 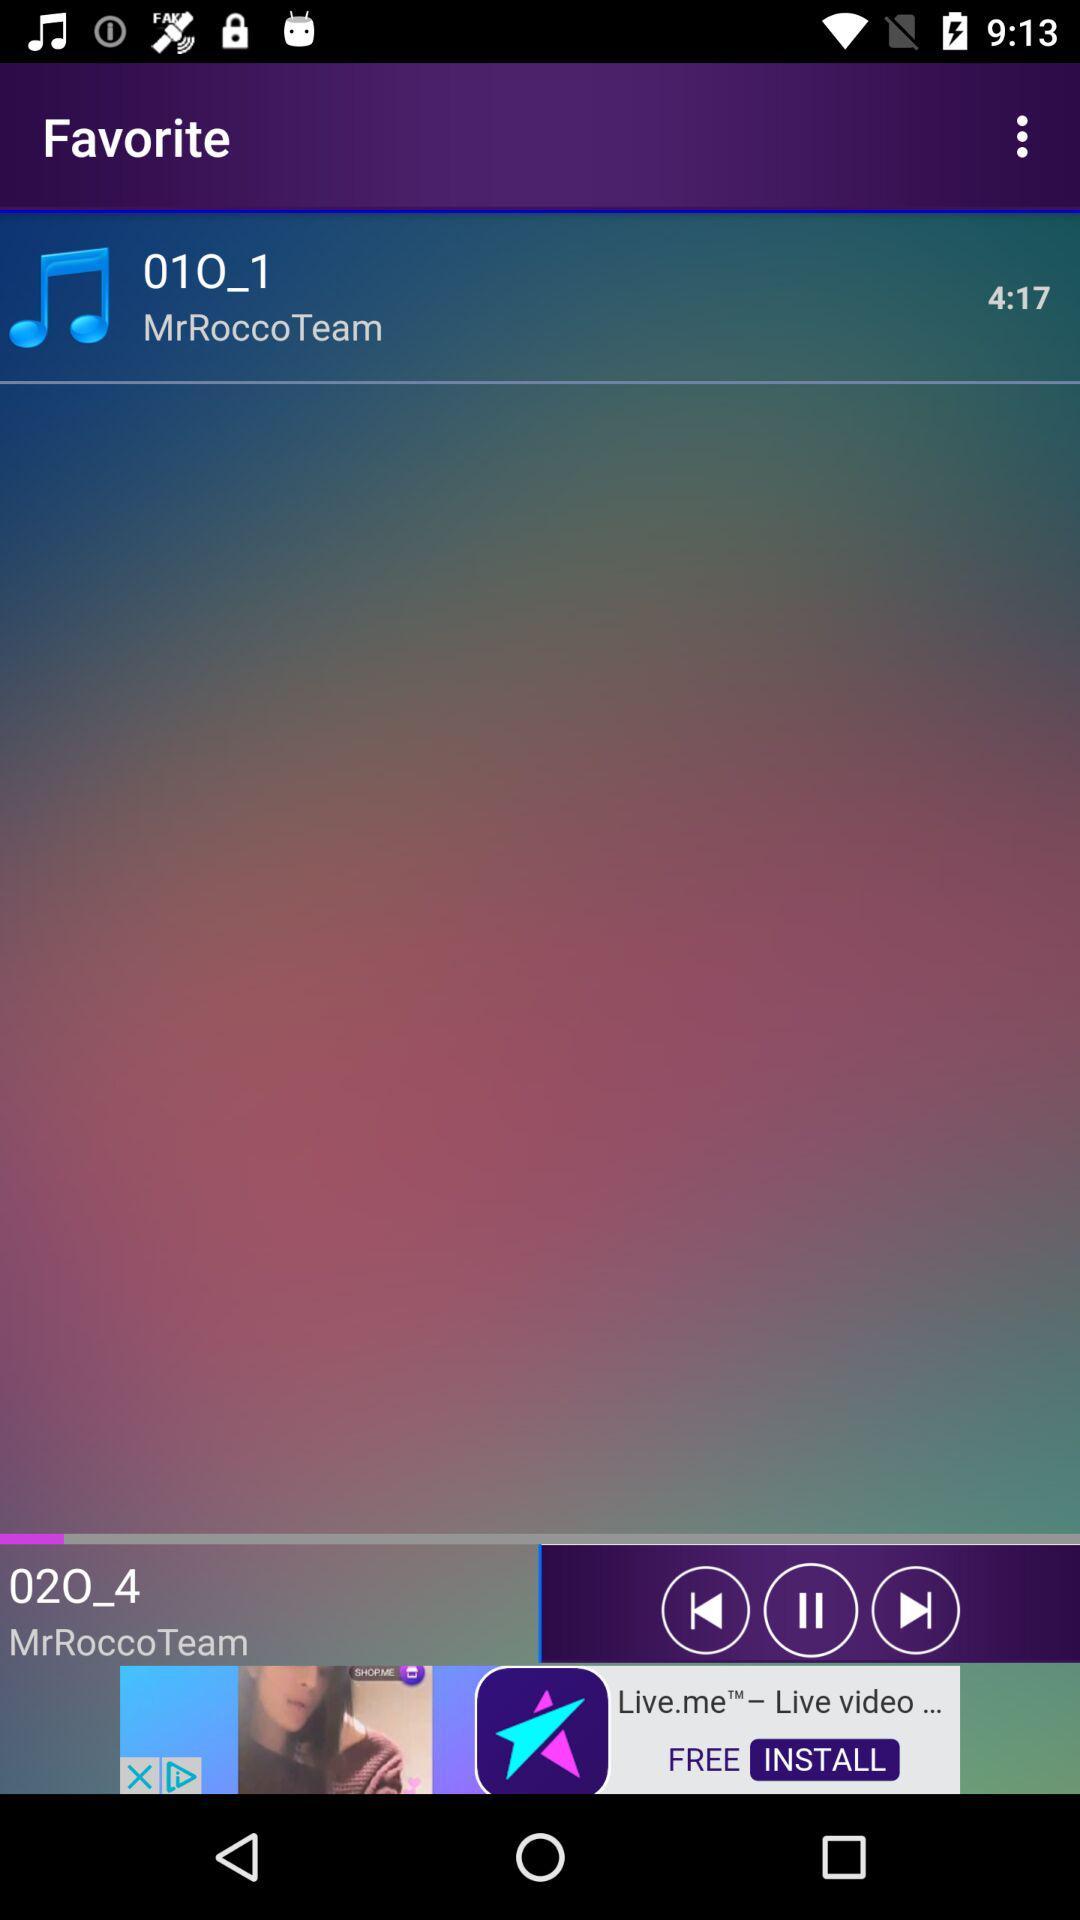 What do you see at coordinates (704, 1610) in the screenshot?
I see `the skip_previous icon` at bounding box center [704, 1610].